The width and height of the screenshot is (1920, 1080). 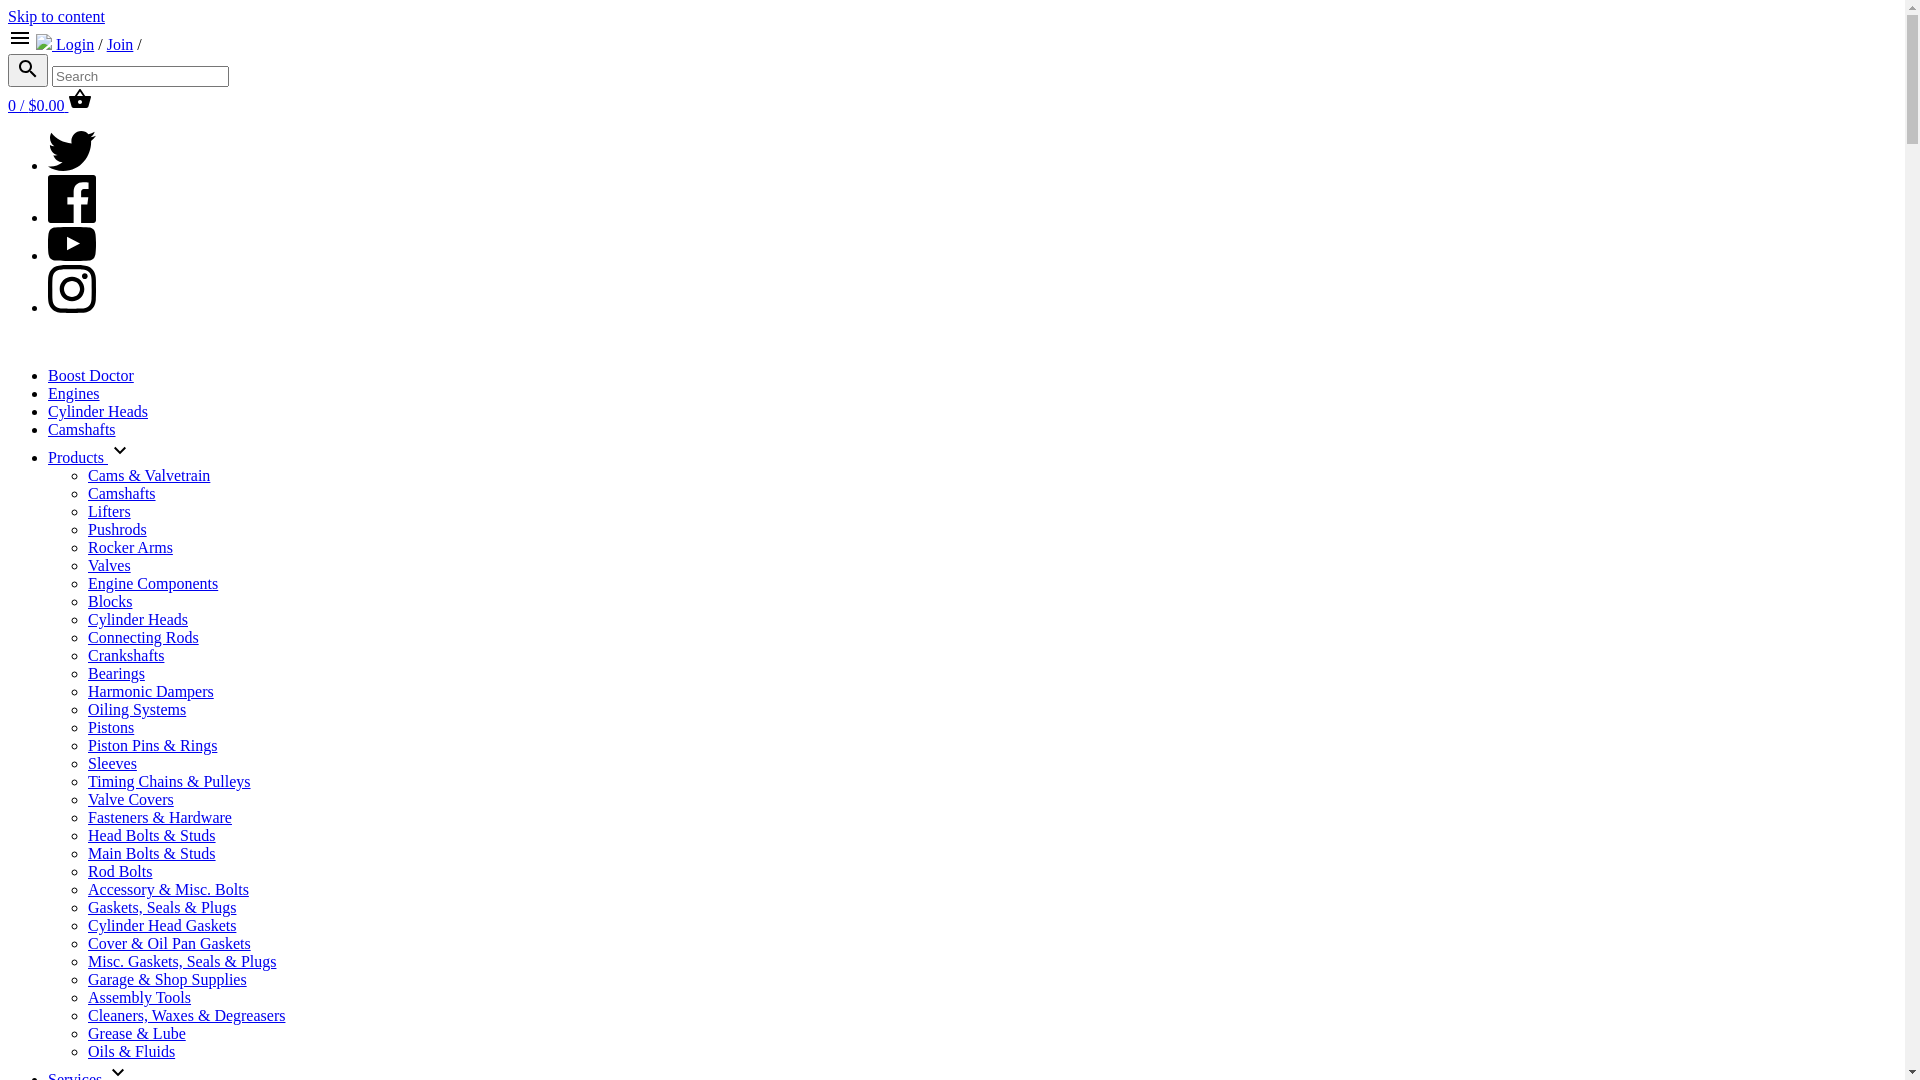 What do you see at coordinates (119, 870) in the screenshot?
I see `'Rod Bolts'` at bounding box center [119, 870].